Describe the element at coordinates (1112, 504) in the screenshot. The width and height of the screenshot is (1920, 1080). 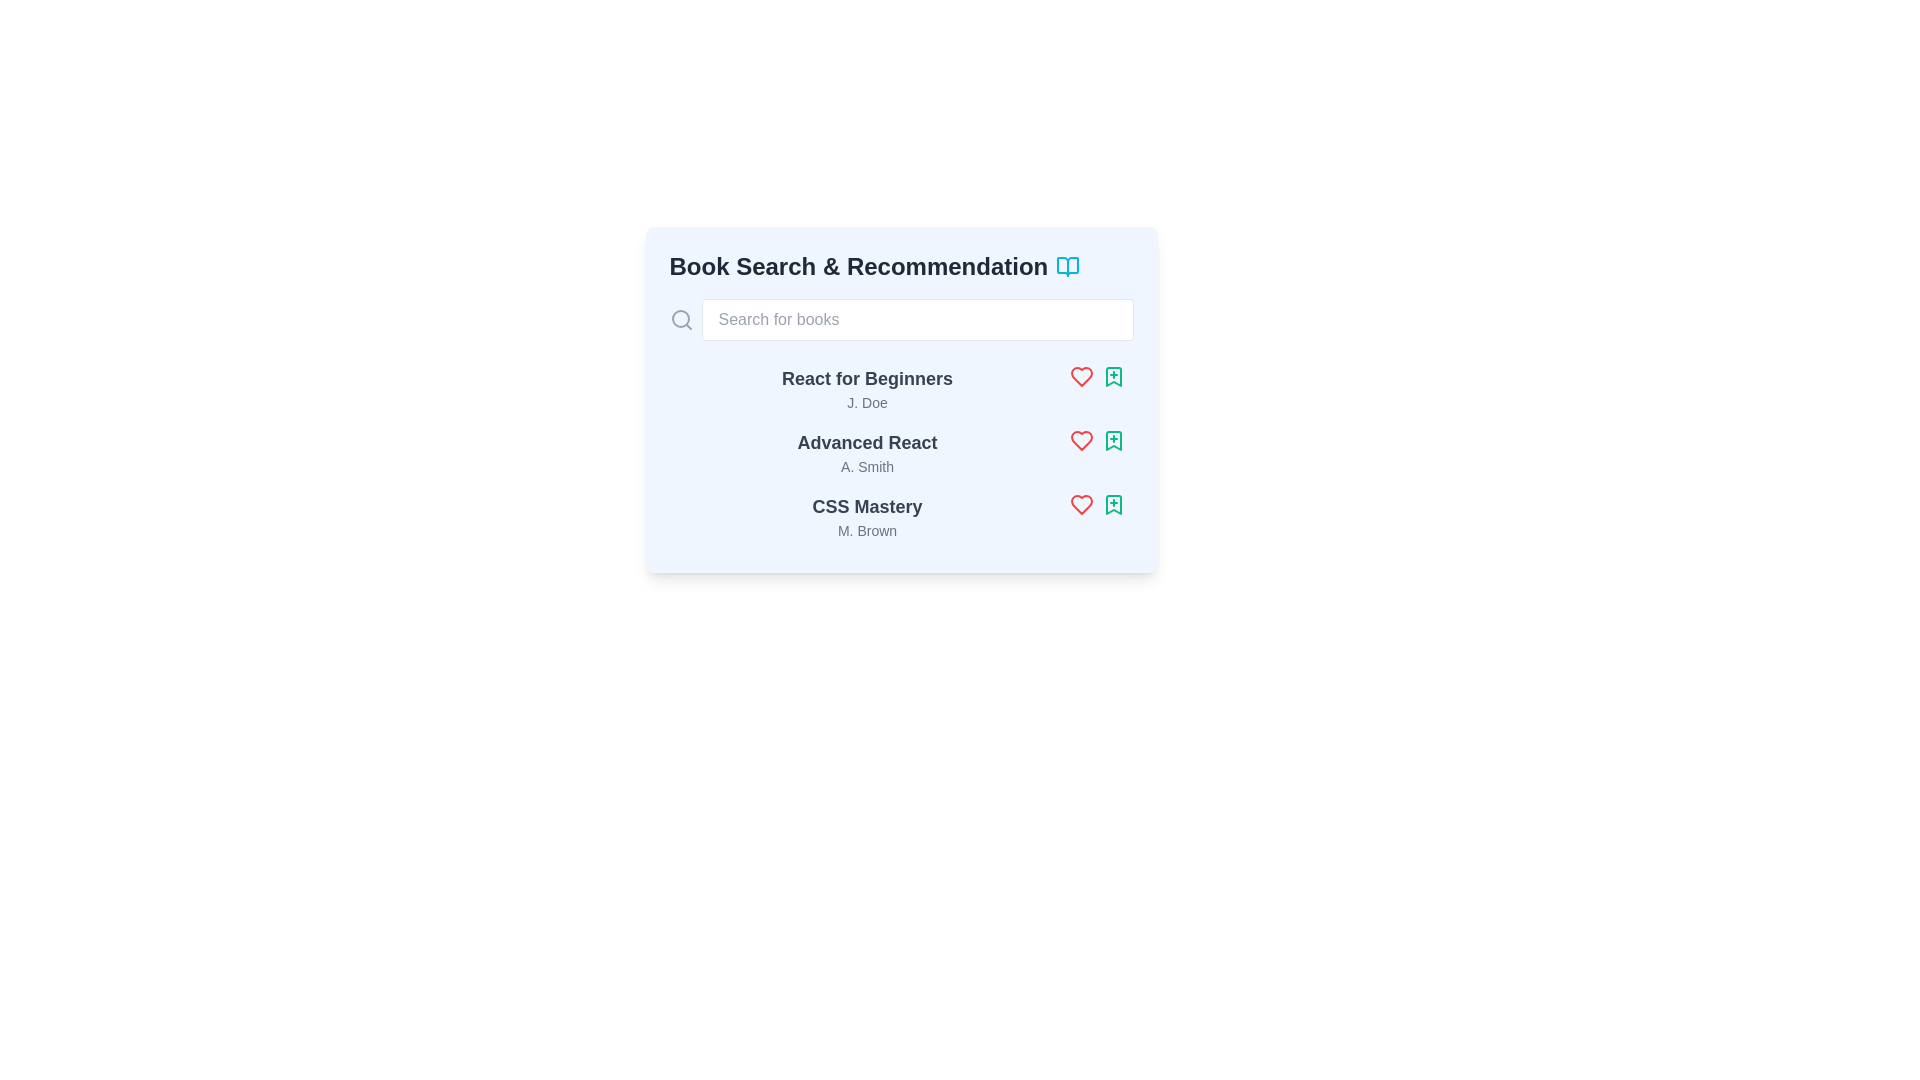
I see `the bookmark icon button with a green outline and '+' sign to bookmark the item 'CSS Mastery'` at that location.